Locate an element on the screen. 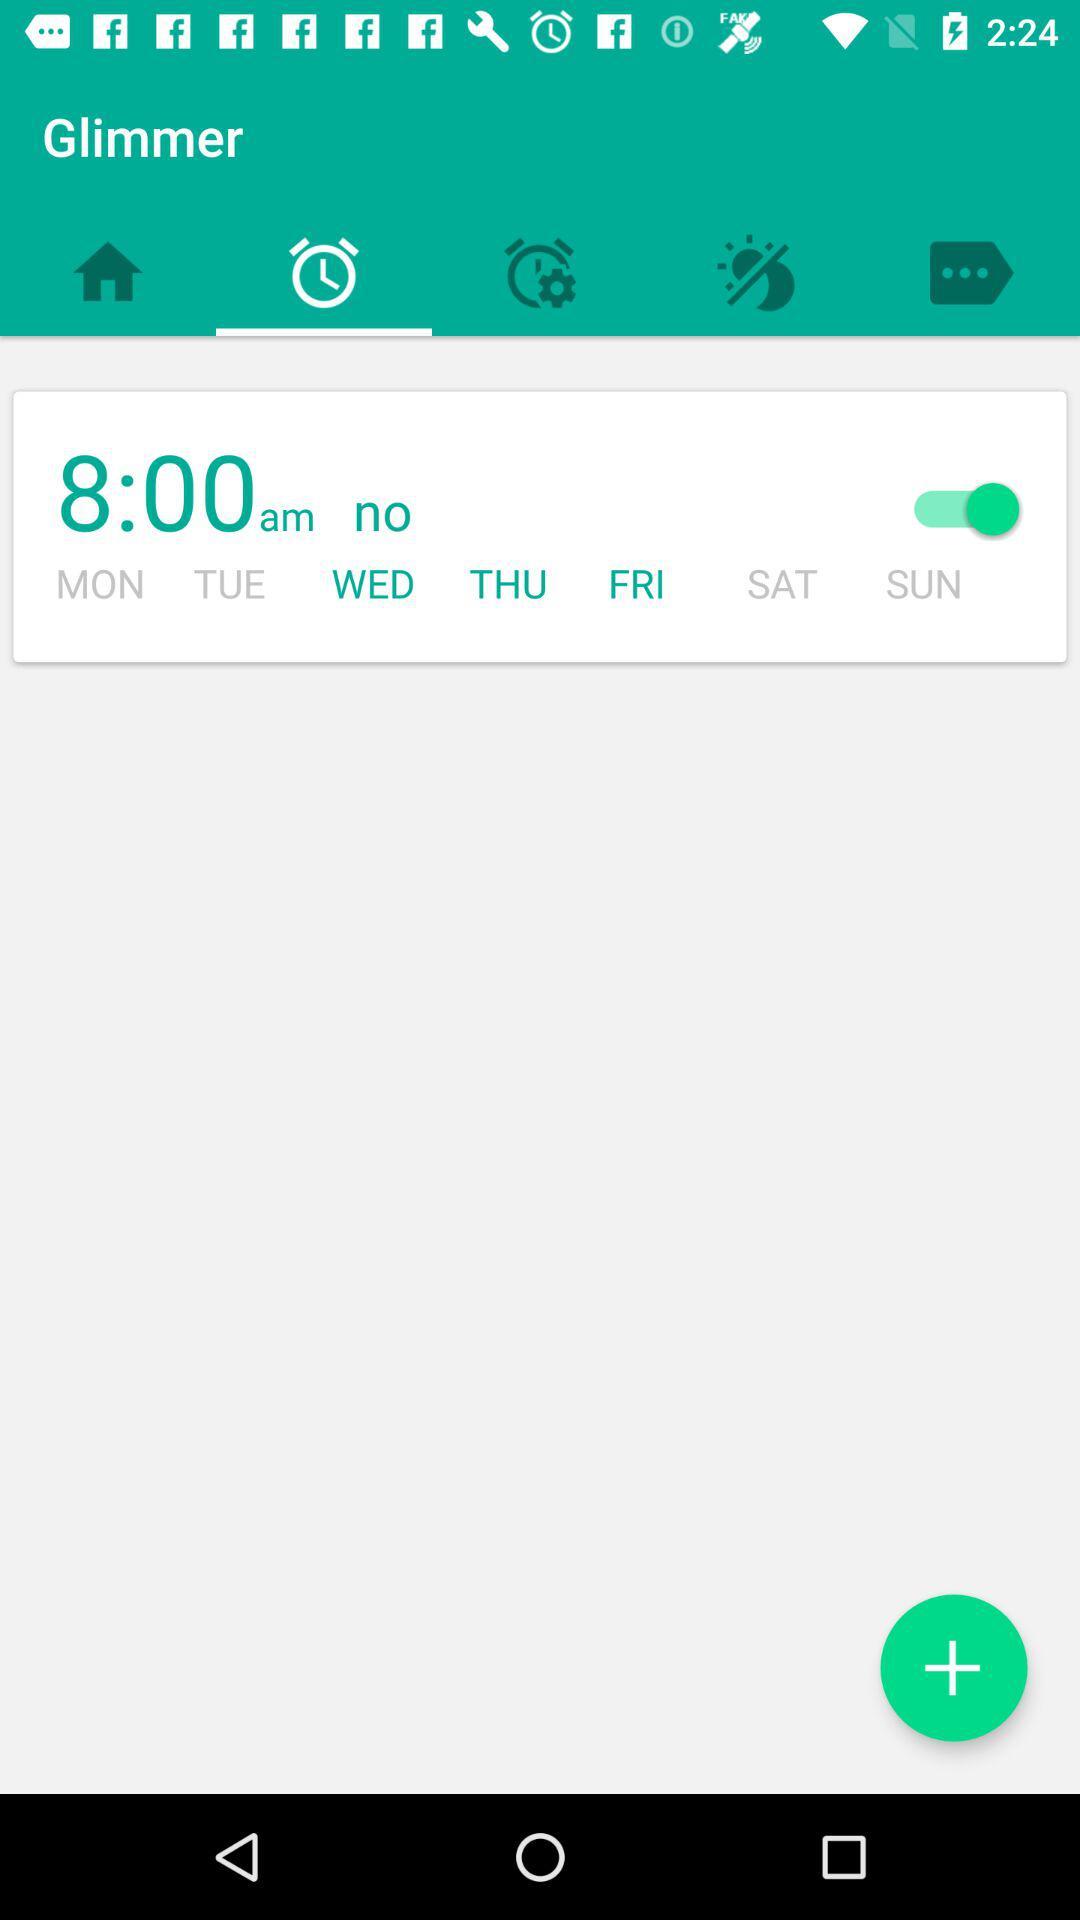 The height and width of the screenshot is (1920, 1080). the icon to the left of the sun icon is located at coordinates (585, 513).